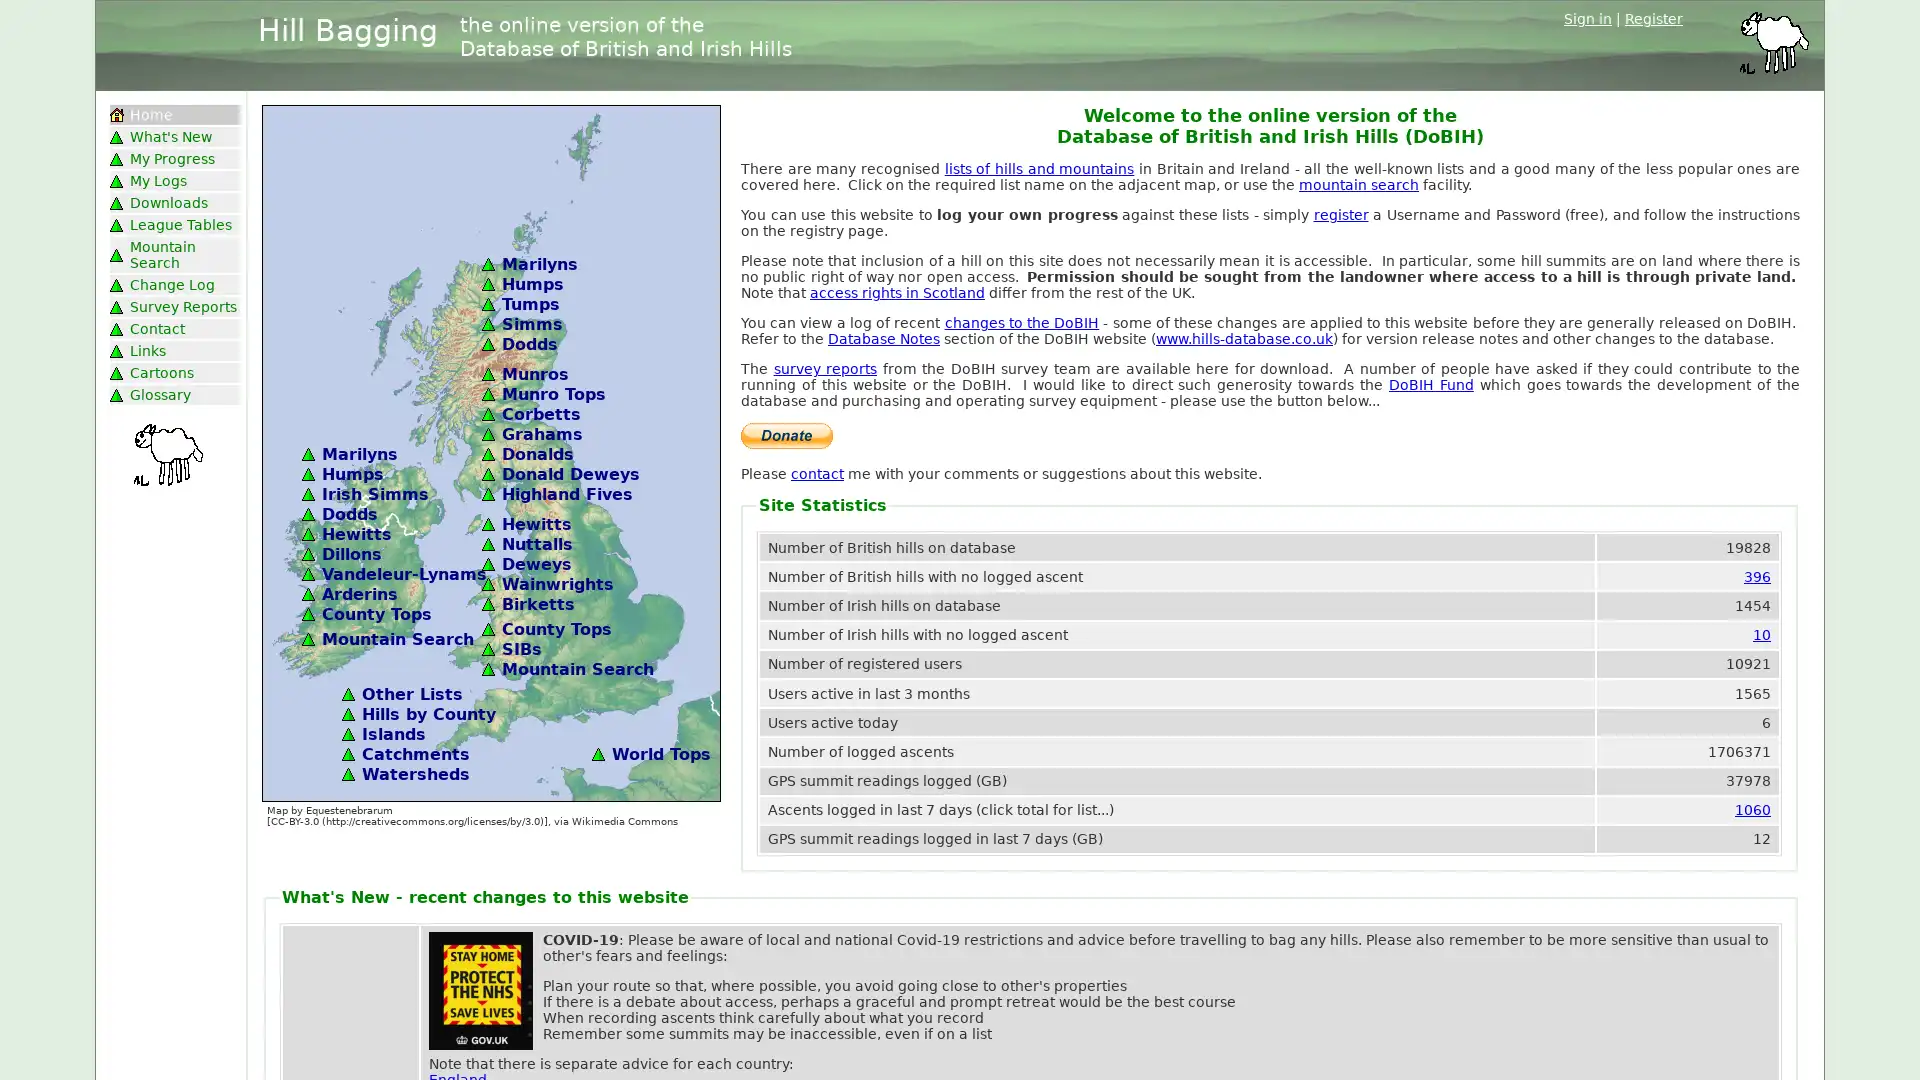  What do you see at coordinates (786, 434) in the screenshot?
I see `PayPal  The safer, easier way to pay online.` at bounding box center [786, 434].